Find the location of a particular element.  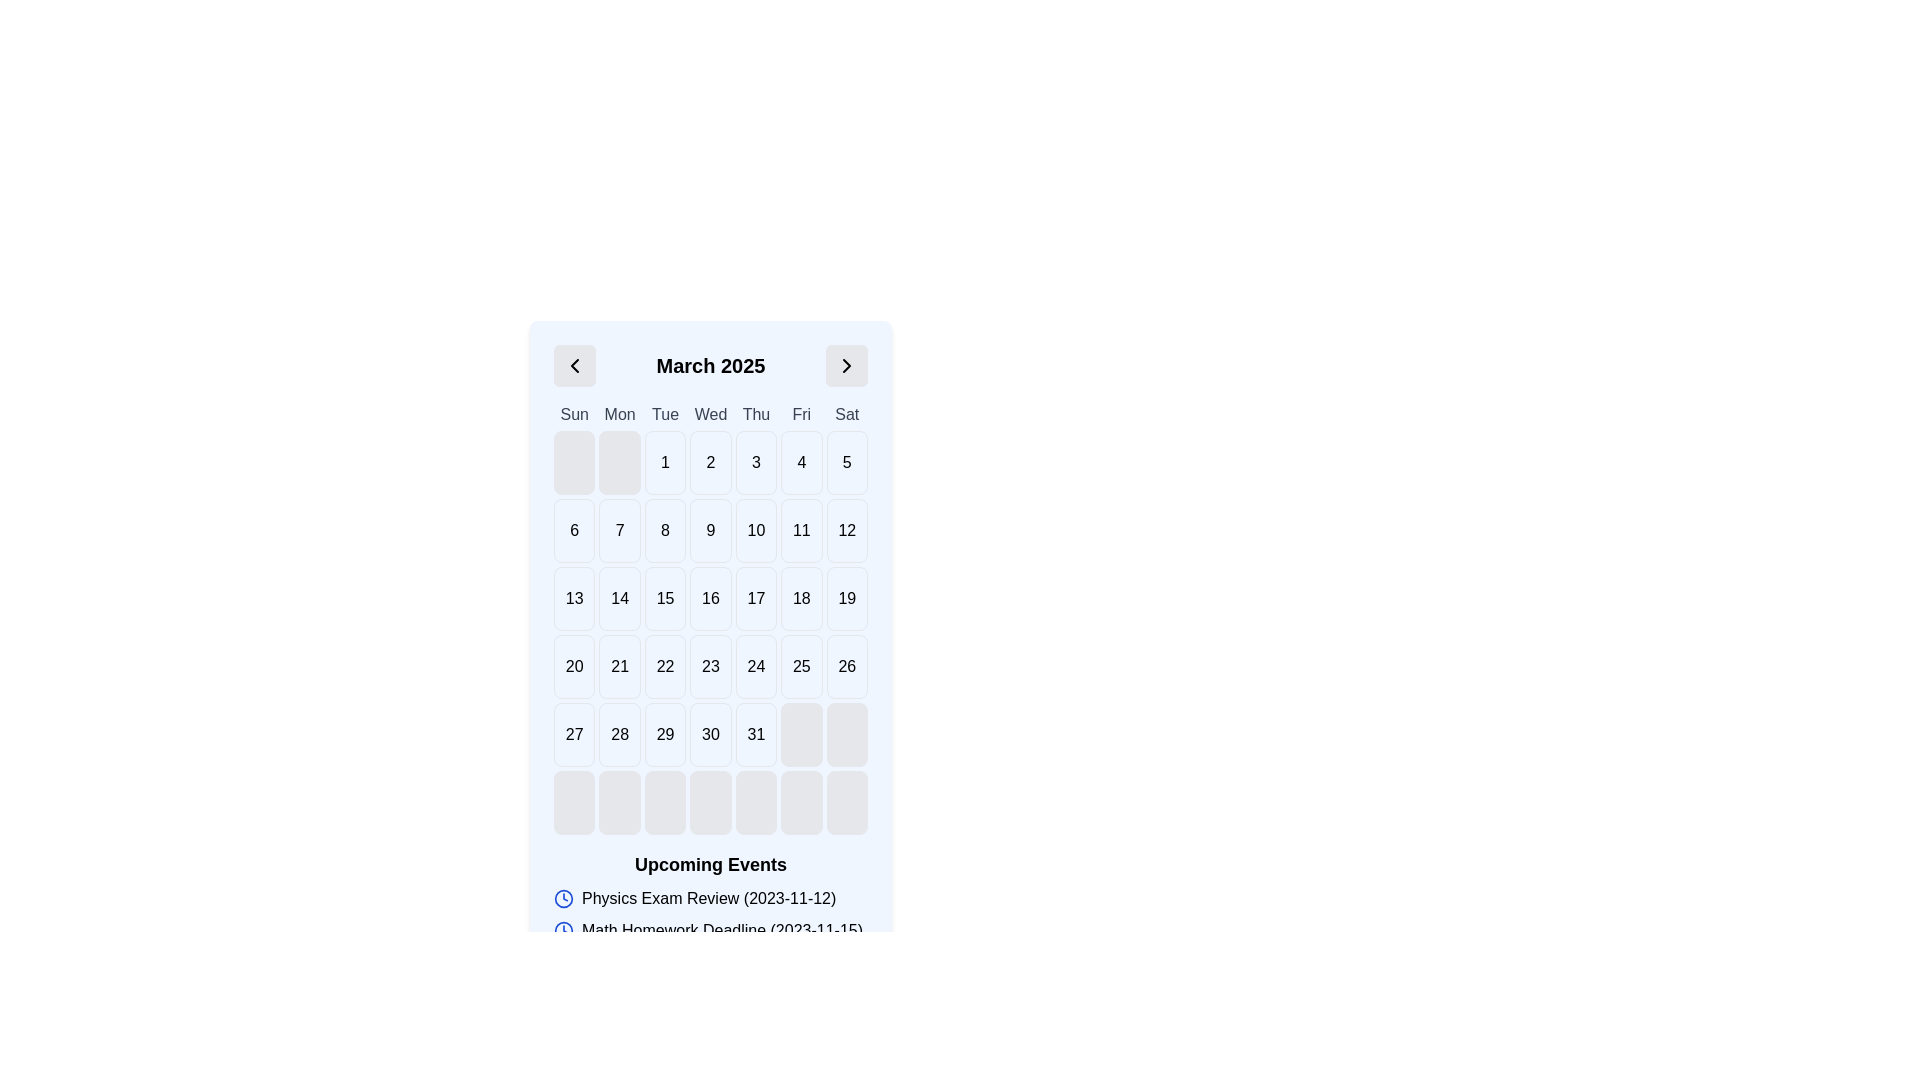

the Text label representing 'Tue' in the calendar header, located in the third column between 'Mon' and 'Wed' is located at coordinates (665, 414).